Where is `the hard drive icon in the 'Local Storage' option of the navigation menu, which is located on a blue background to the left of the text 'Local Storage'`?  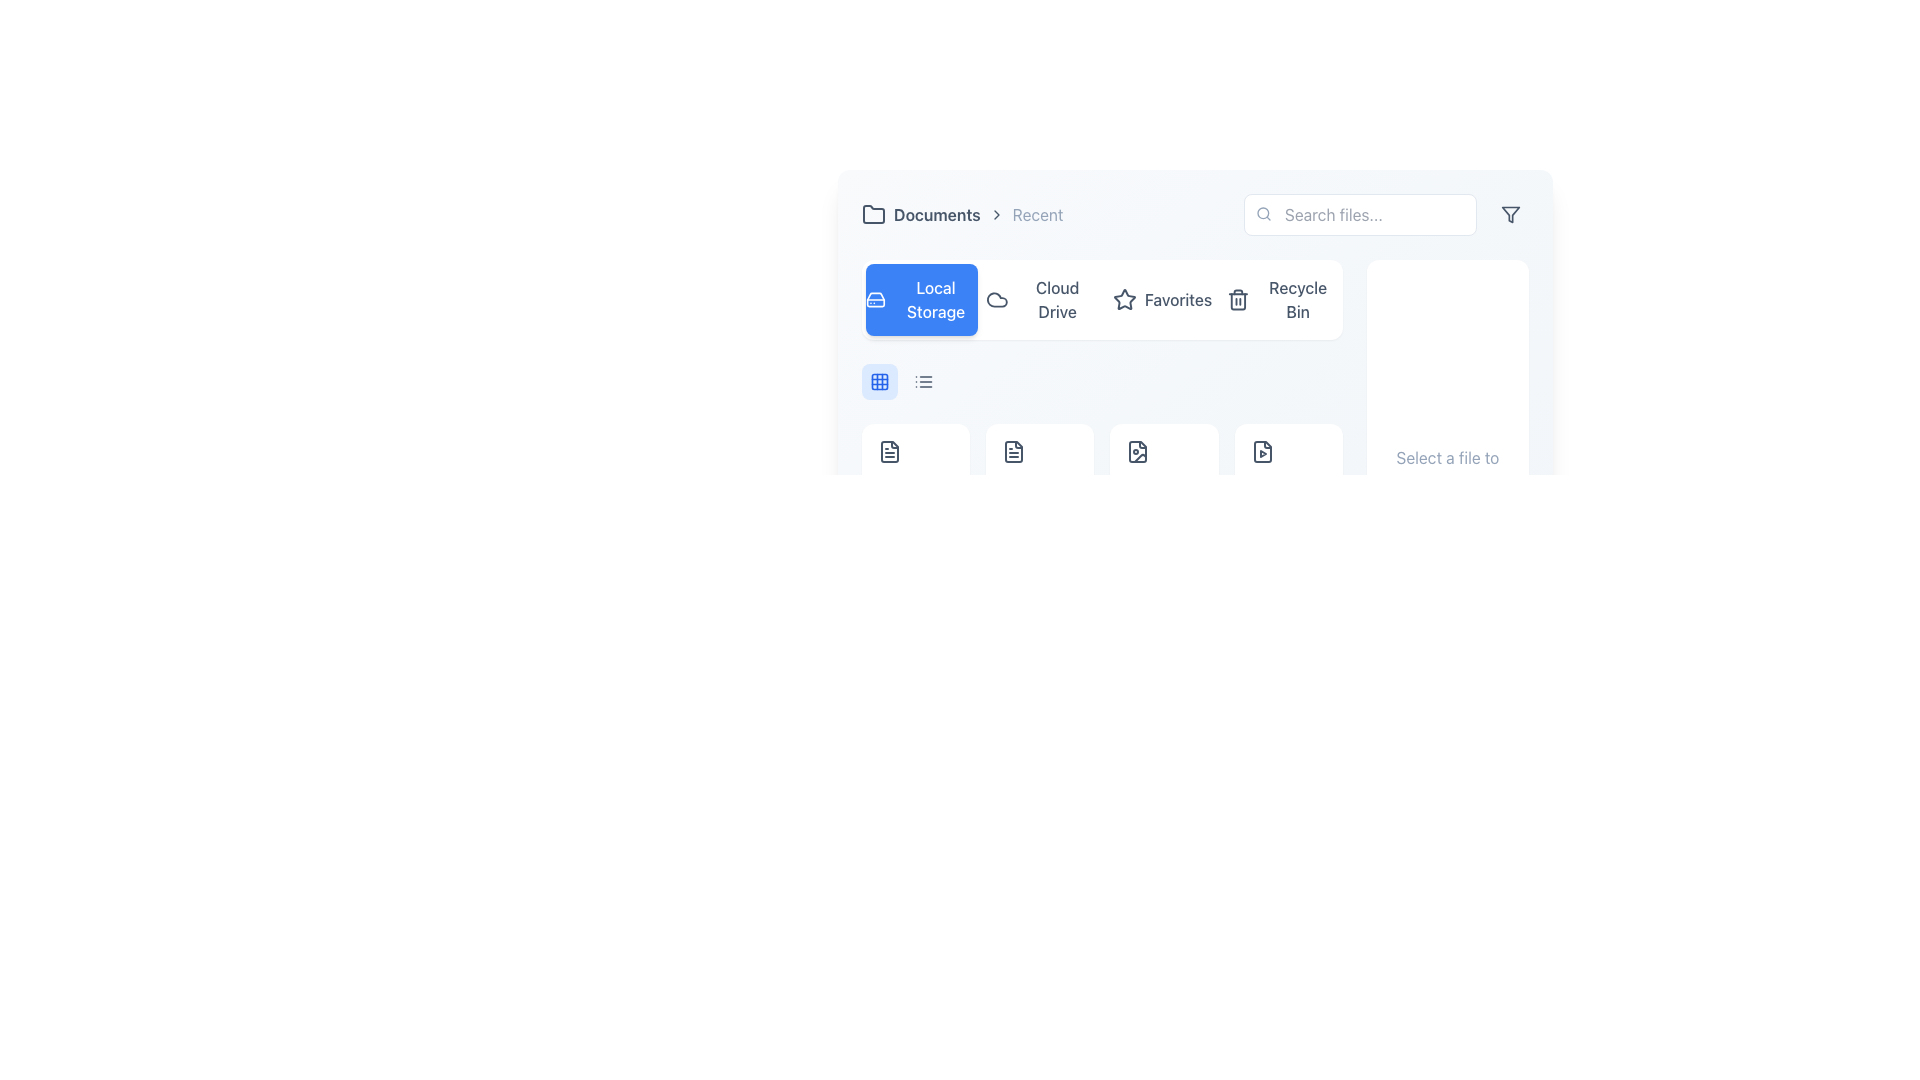 the hard drive icon in the 'Local Storage' option of the navigation menu, which is located on a blue background to the left of the text 'Local Storage' is located at coordinates (875, 300).